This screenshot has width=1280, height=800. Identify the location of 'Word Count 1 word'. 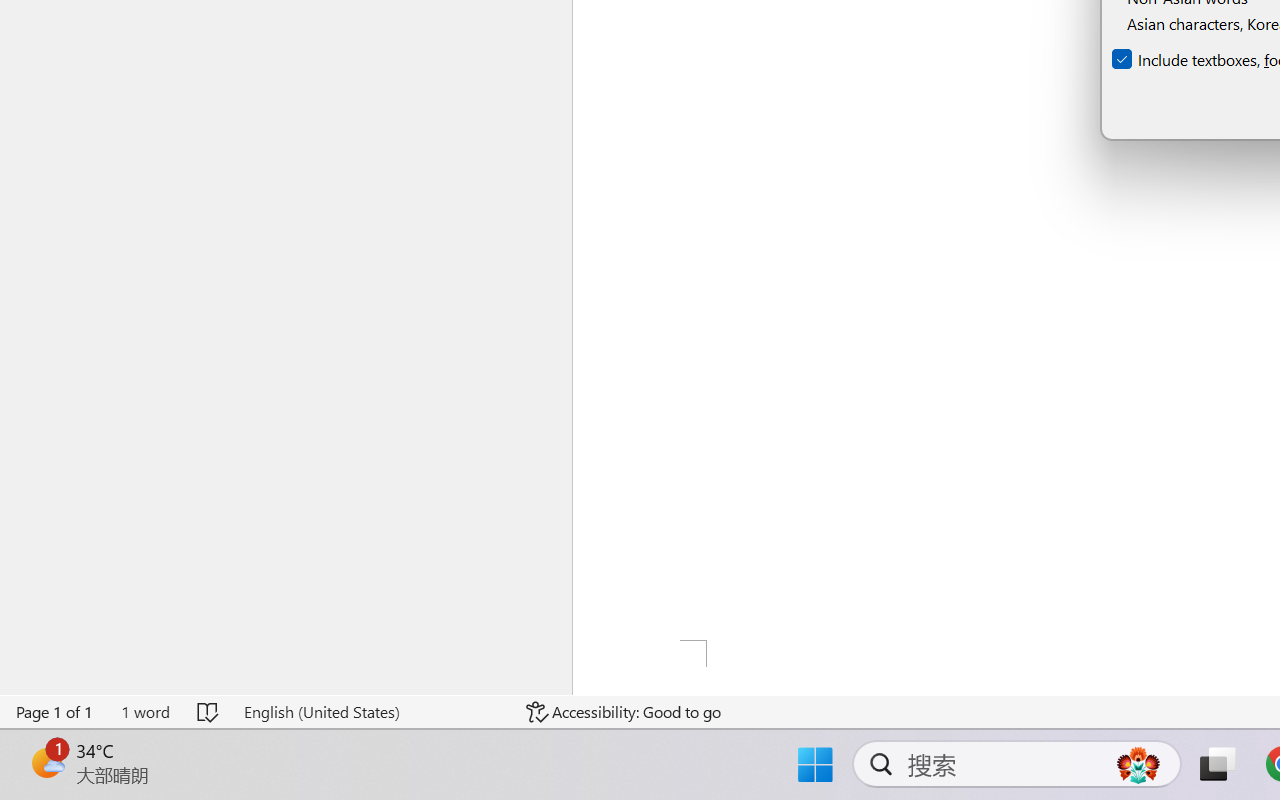
(144, 711).